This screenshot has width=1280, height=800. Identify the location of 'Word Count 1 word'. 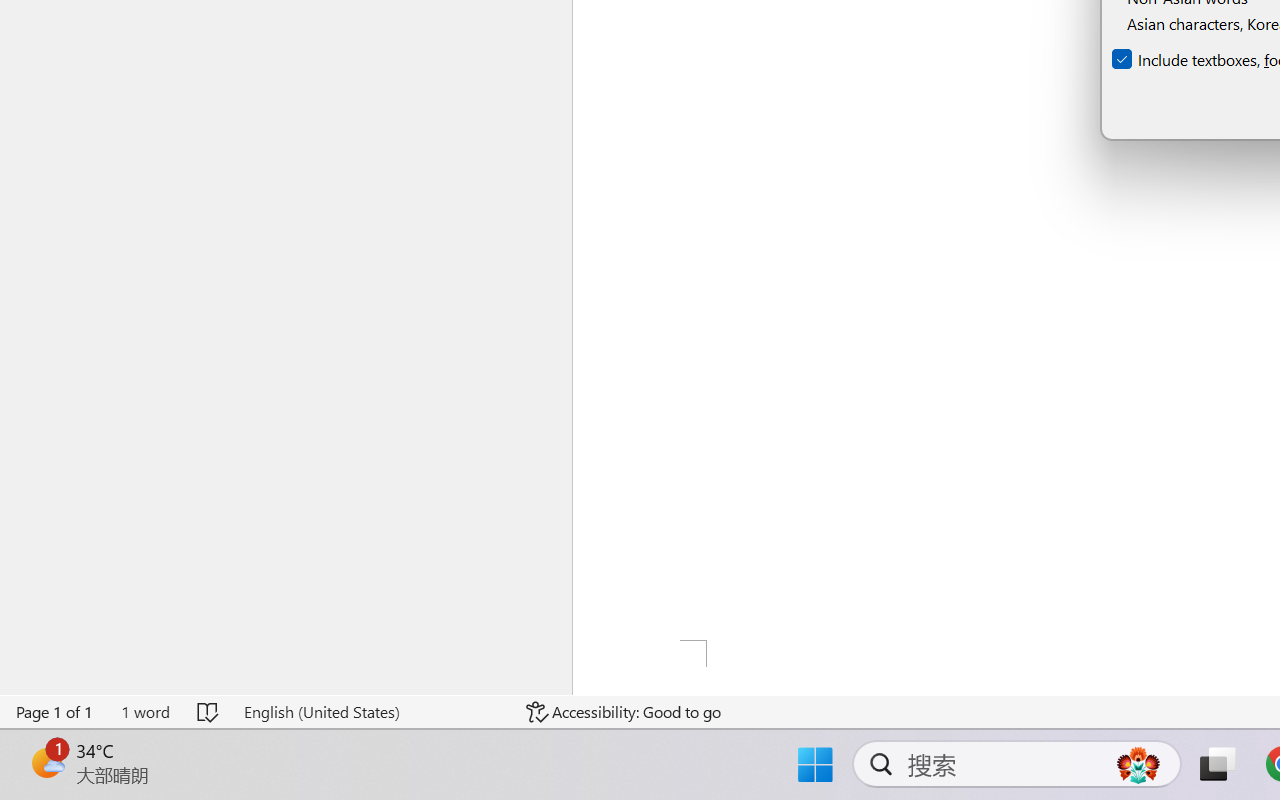
(144, 711).